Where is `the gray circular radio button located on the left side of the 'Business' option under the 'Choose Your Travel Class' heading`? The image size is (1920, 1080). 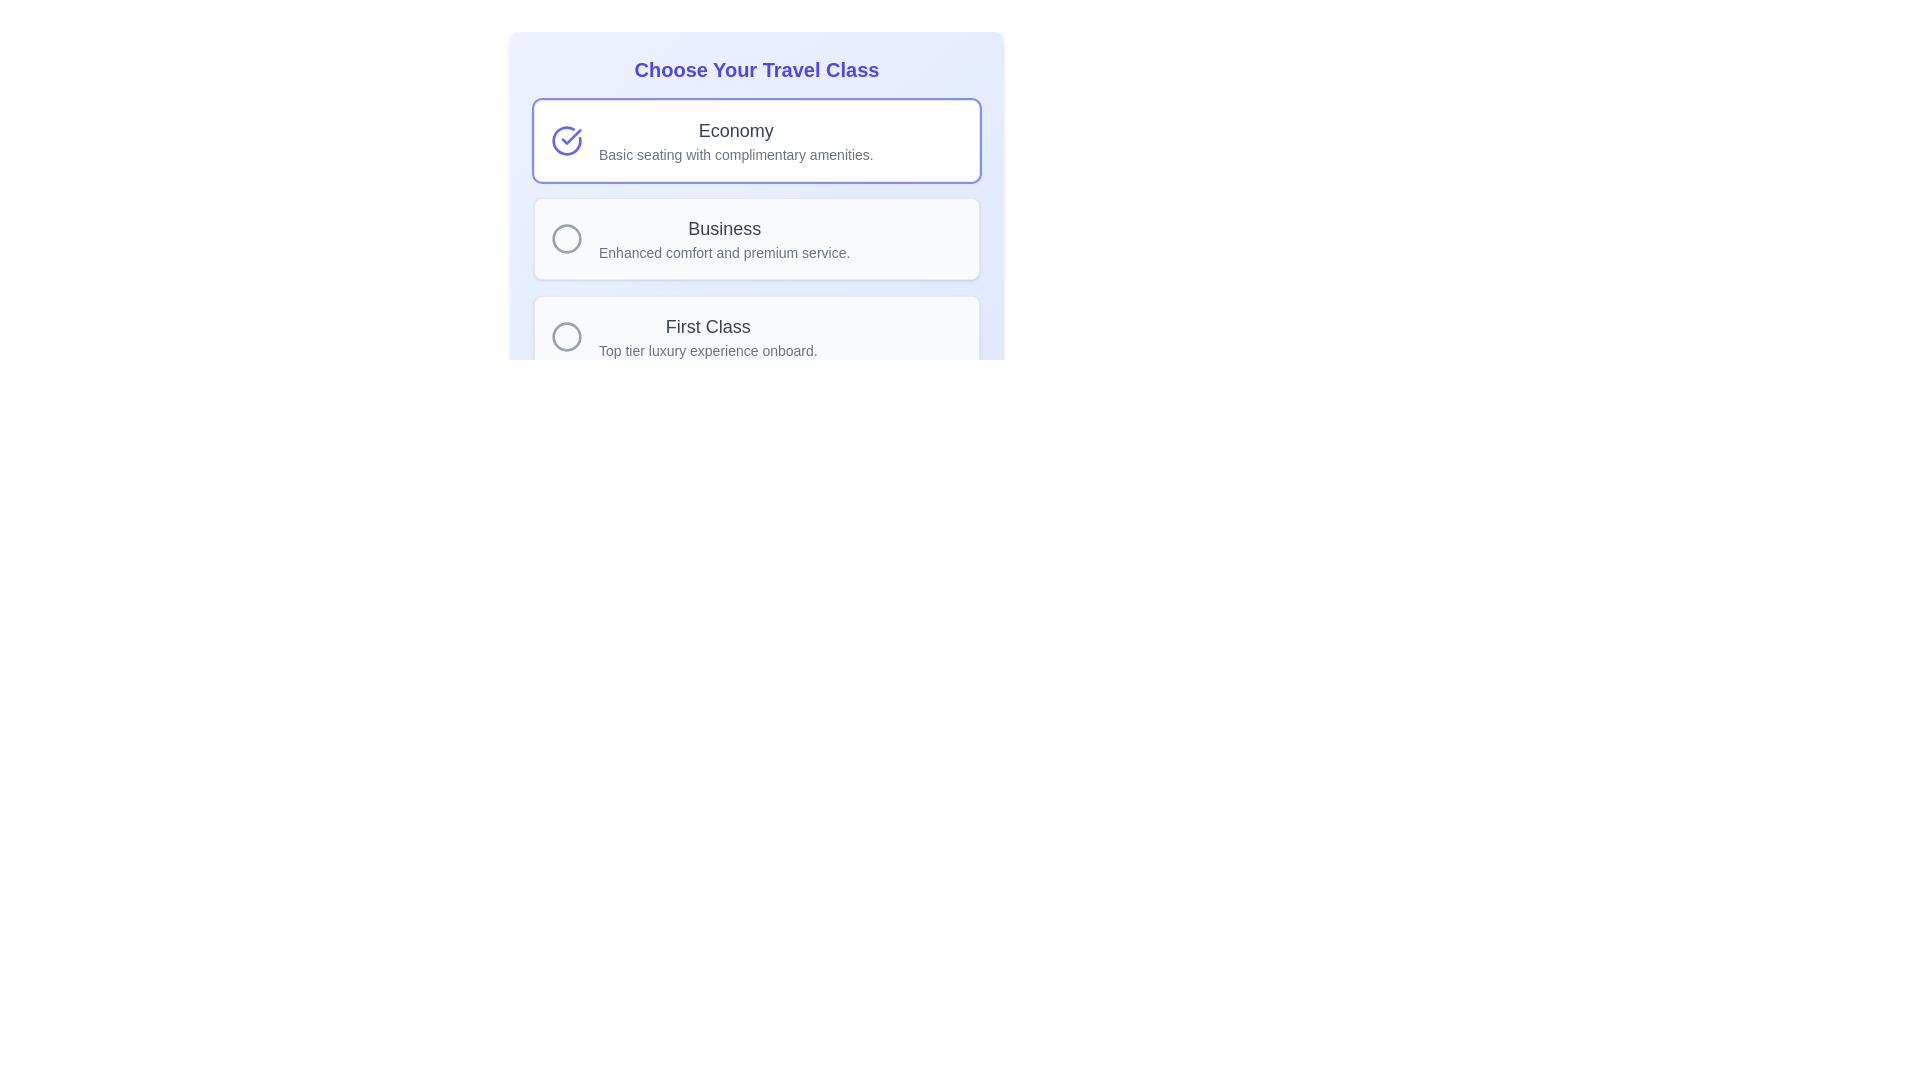
the gray circular radio button located on the left side of the 'Business' option under the 'Choose Your Travel Class' heading is located at coordinates (565, 238).